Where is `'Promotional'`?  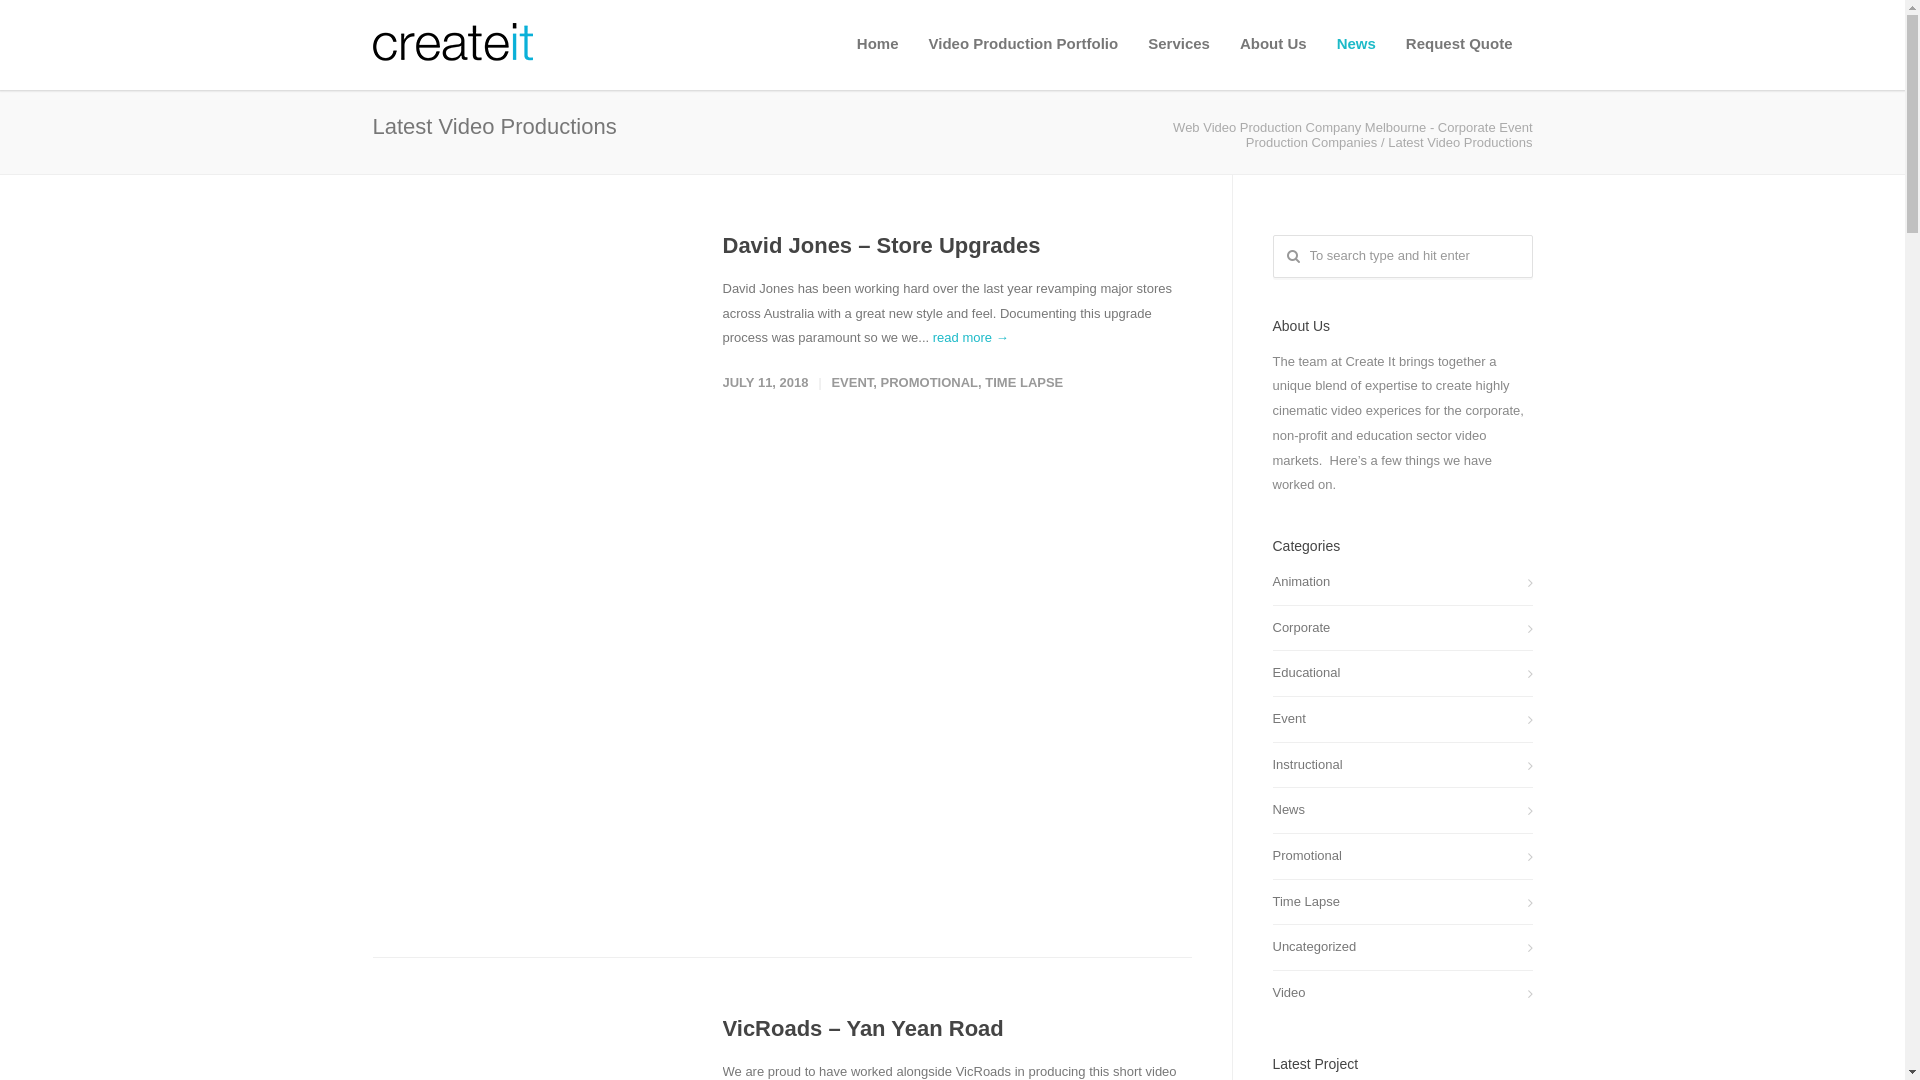
'Promotional' is located at coordinates (1400, 855).